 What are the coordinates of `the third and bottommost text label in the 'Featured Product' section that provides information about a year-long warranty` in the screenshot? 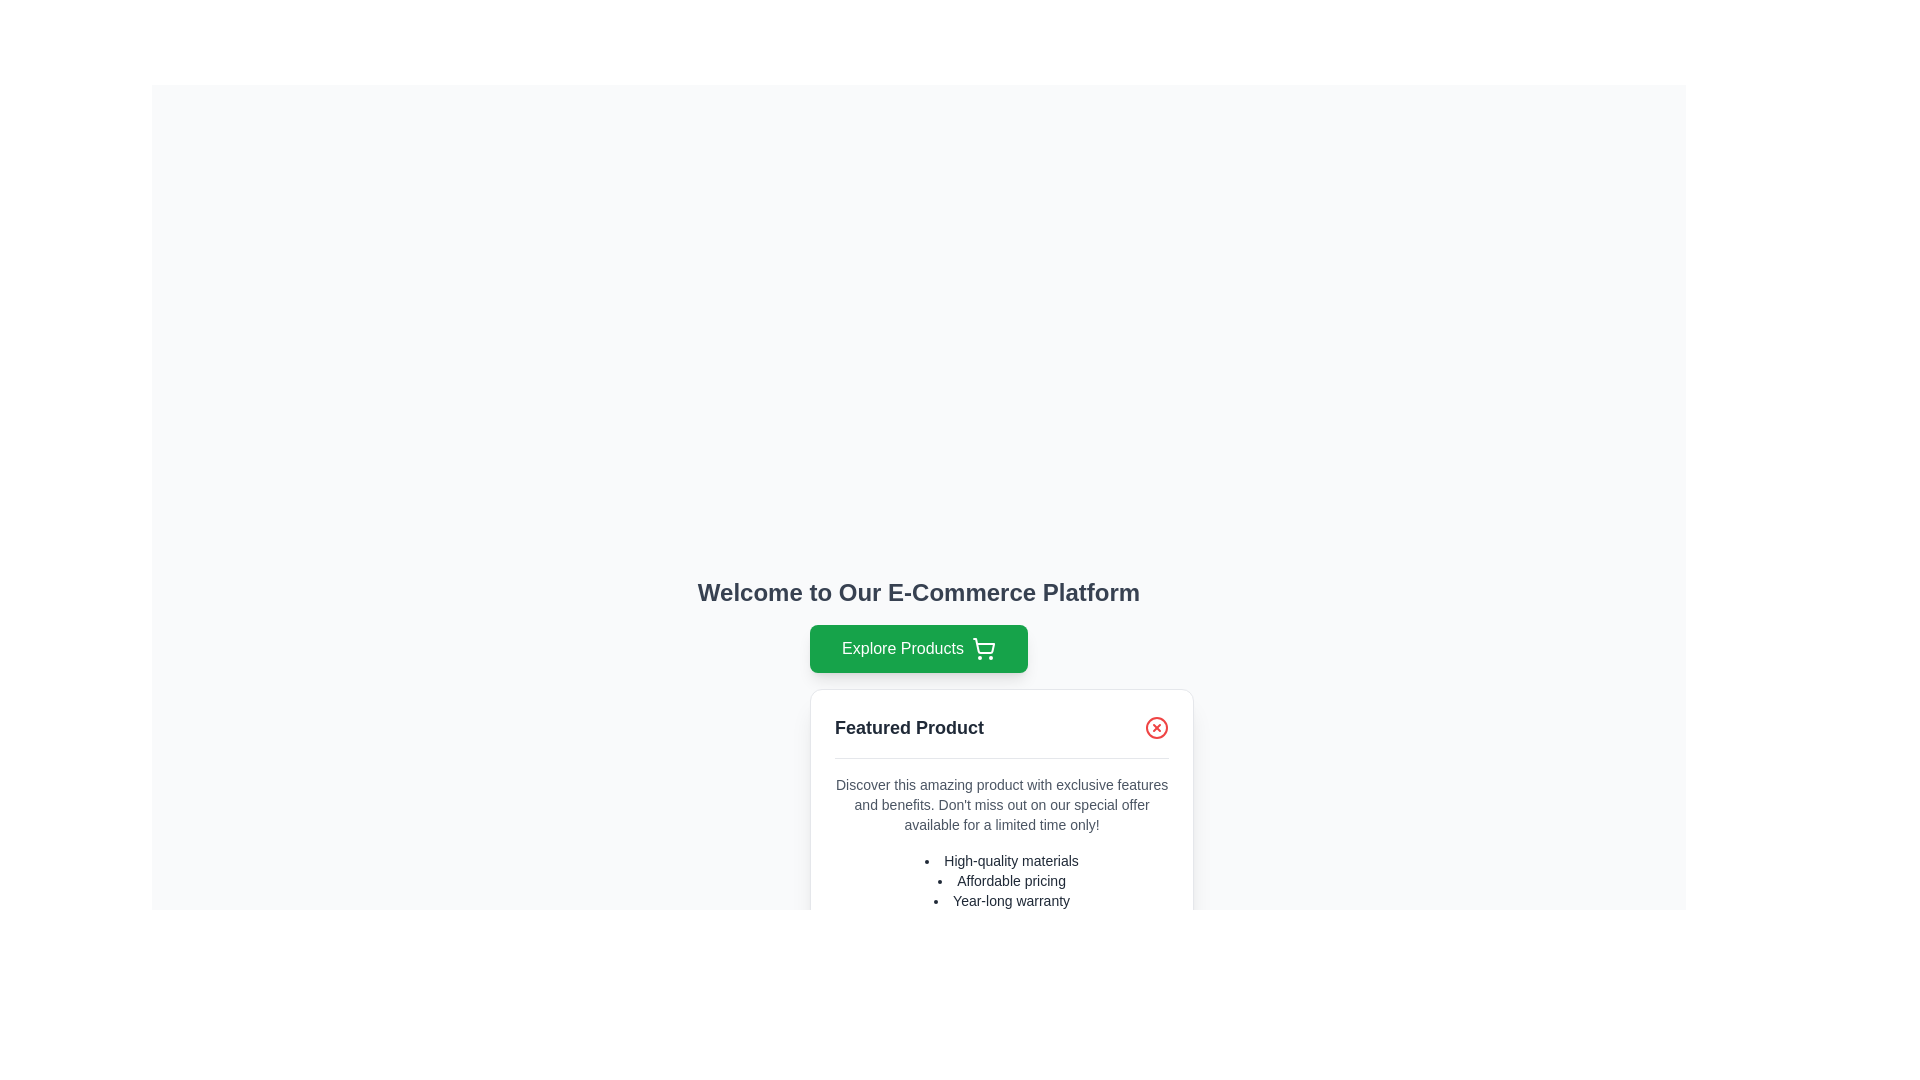 It's located at (1002, 901).